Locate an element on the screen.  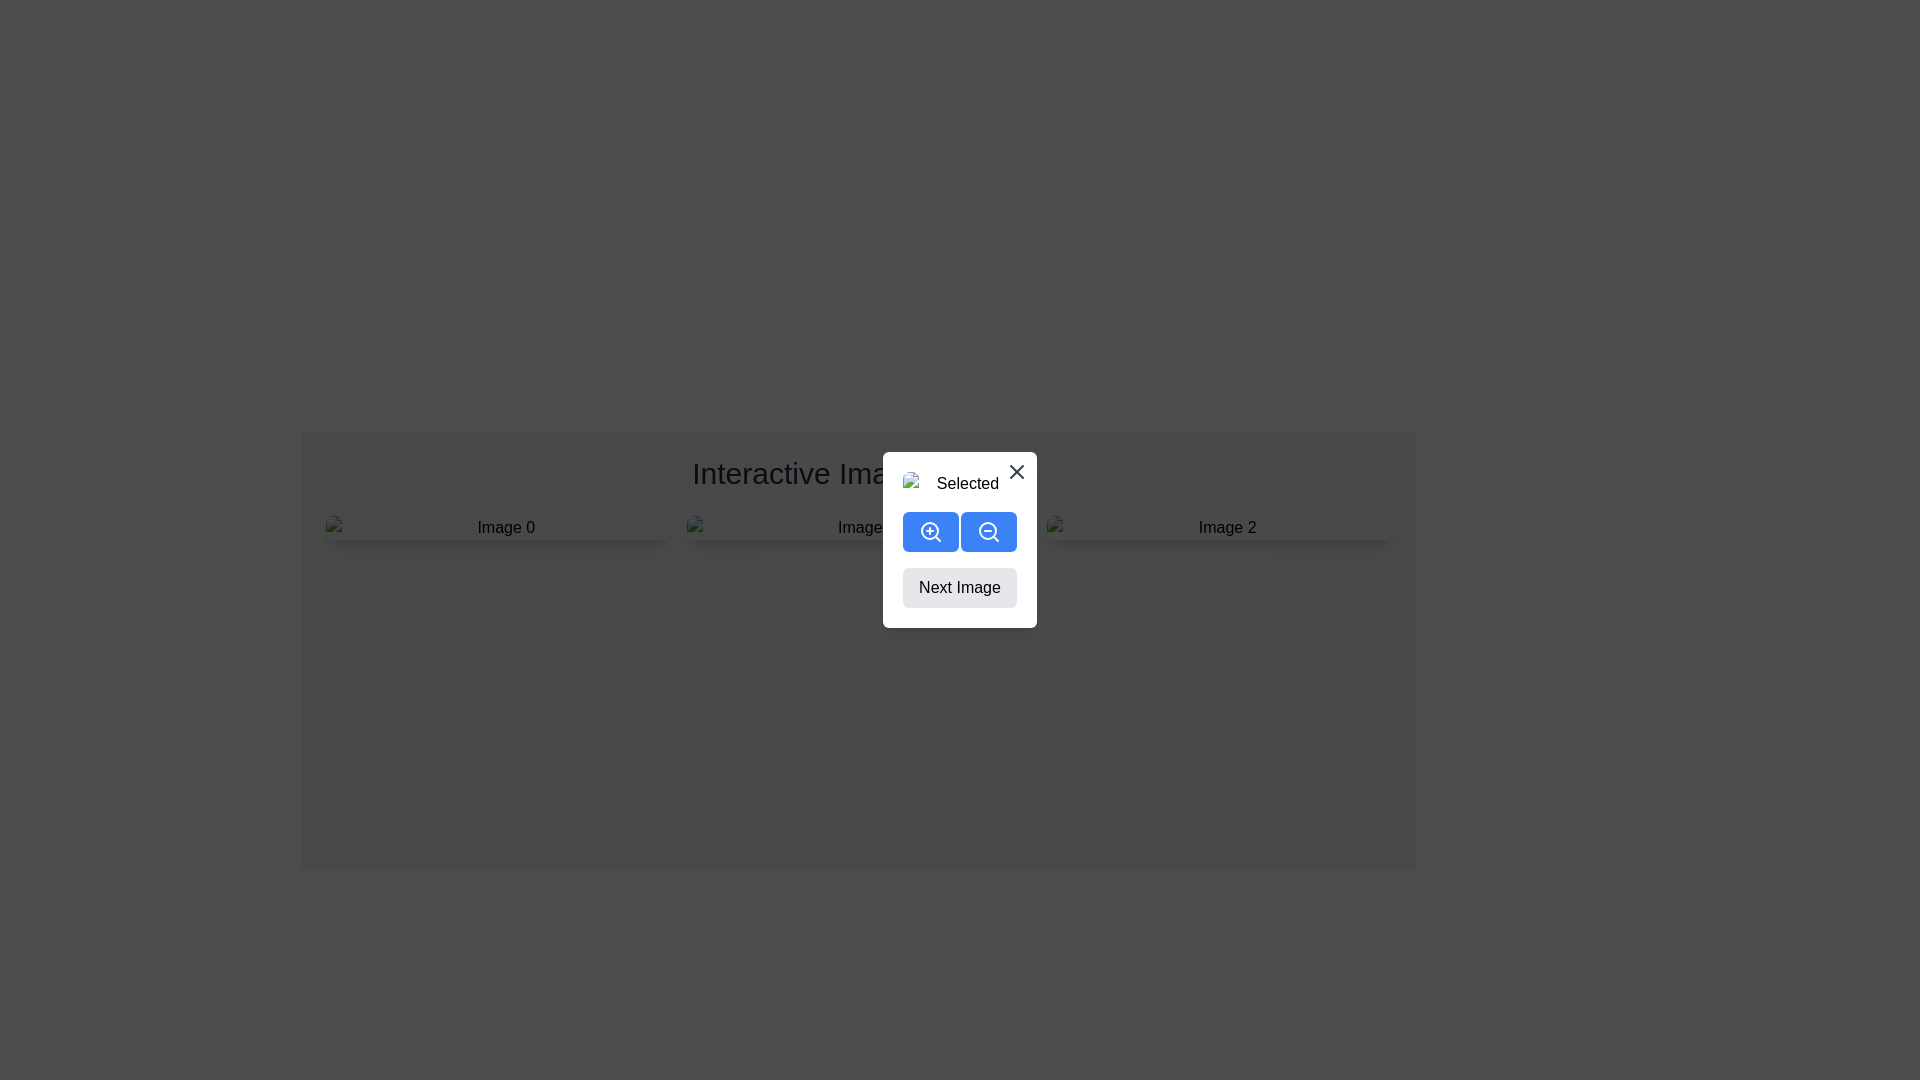
the first square button with a bright blue background and a white round magnifying glass icon featuring a plus symbol inside is located at coordinates (930, 531).